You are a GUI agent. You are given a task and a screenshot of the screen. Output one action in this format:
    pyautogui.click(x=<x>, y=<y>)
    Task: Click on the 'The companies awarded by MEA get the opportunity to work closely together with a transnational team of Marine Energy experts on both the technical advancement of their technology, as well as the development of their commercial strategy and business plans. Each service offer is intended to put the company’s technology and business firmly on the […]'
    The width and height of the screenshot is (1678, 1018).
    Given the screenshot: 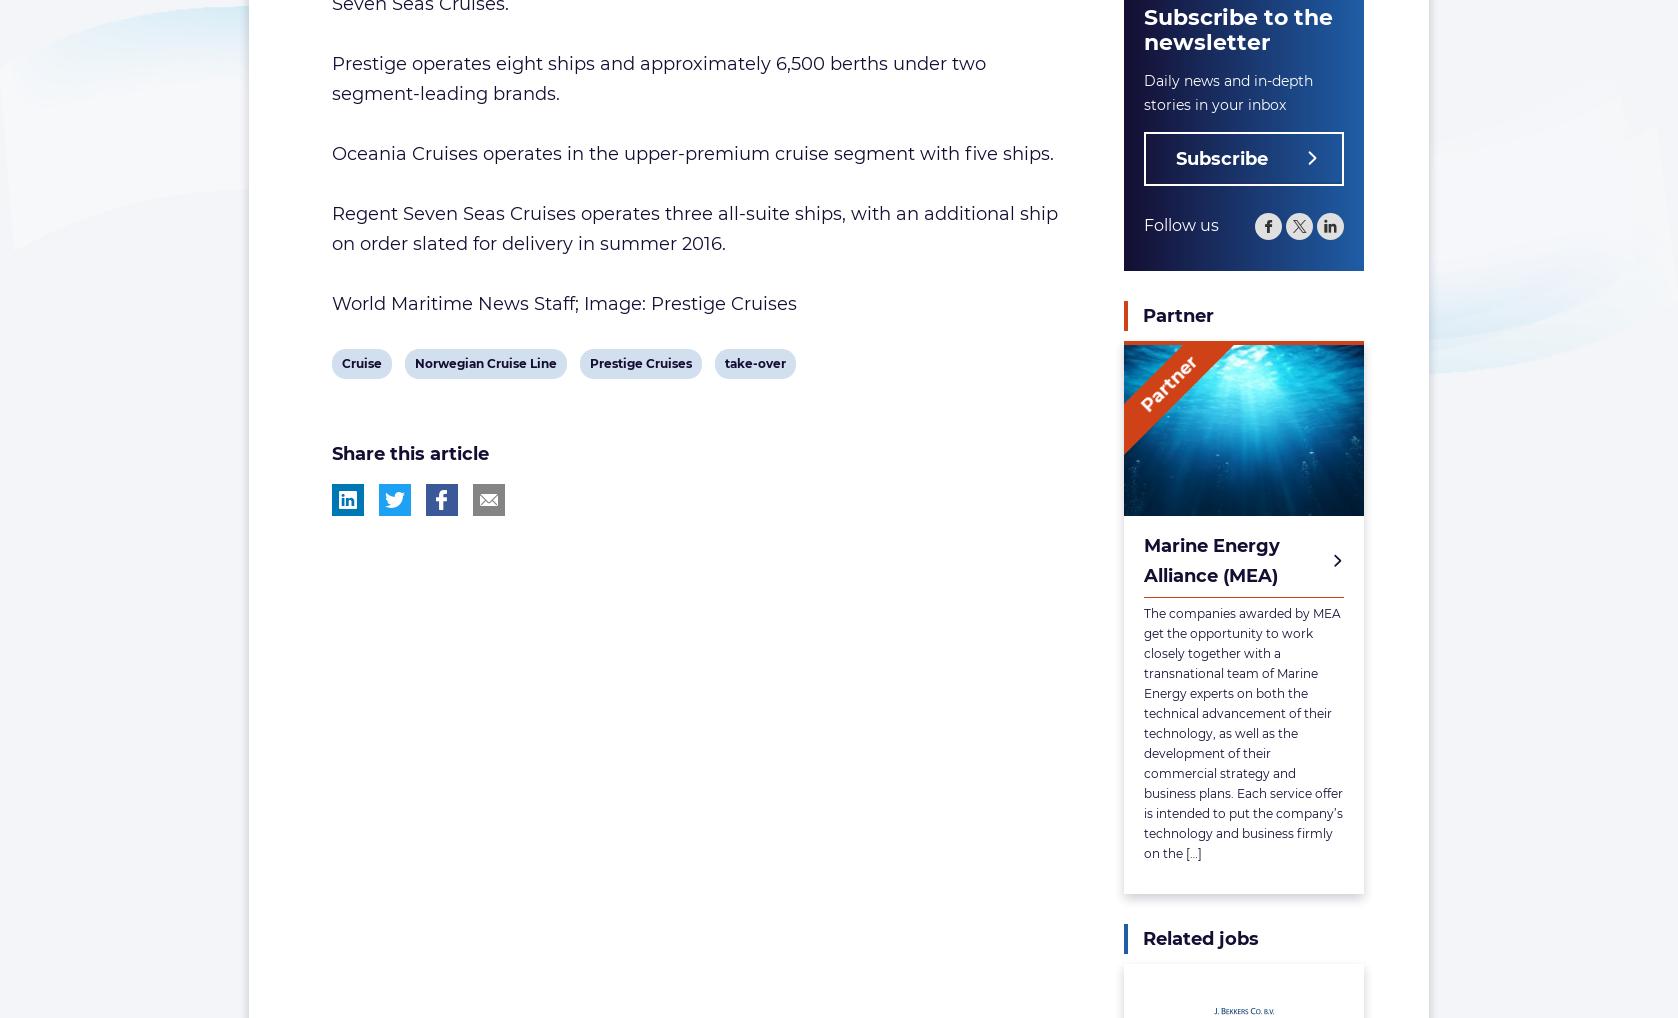 What is the action you would take?
    pyautogui.click(x=1144, y=732)
    